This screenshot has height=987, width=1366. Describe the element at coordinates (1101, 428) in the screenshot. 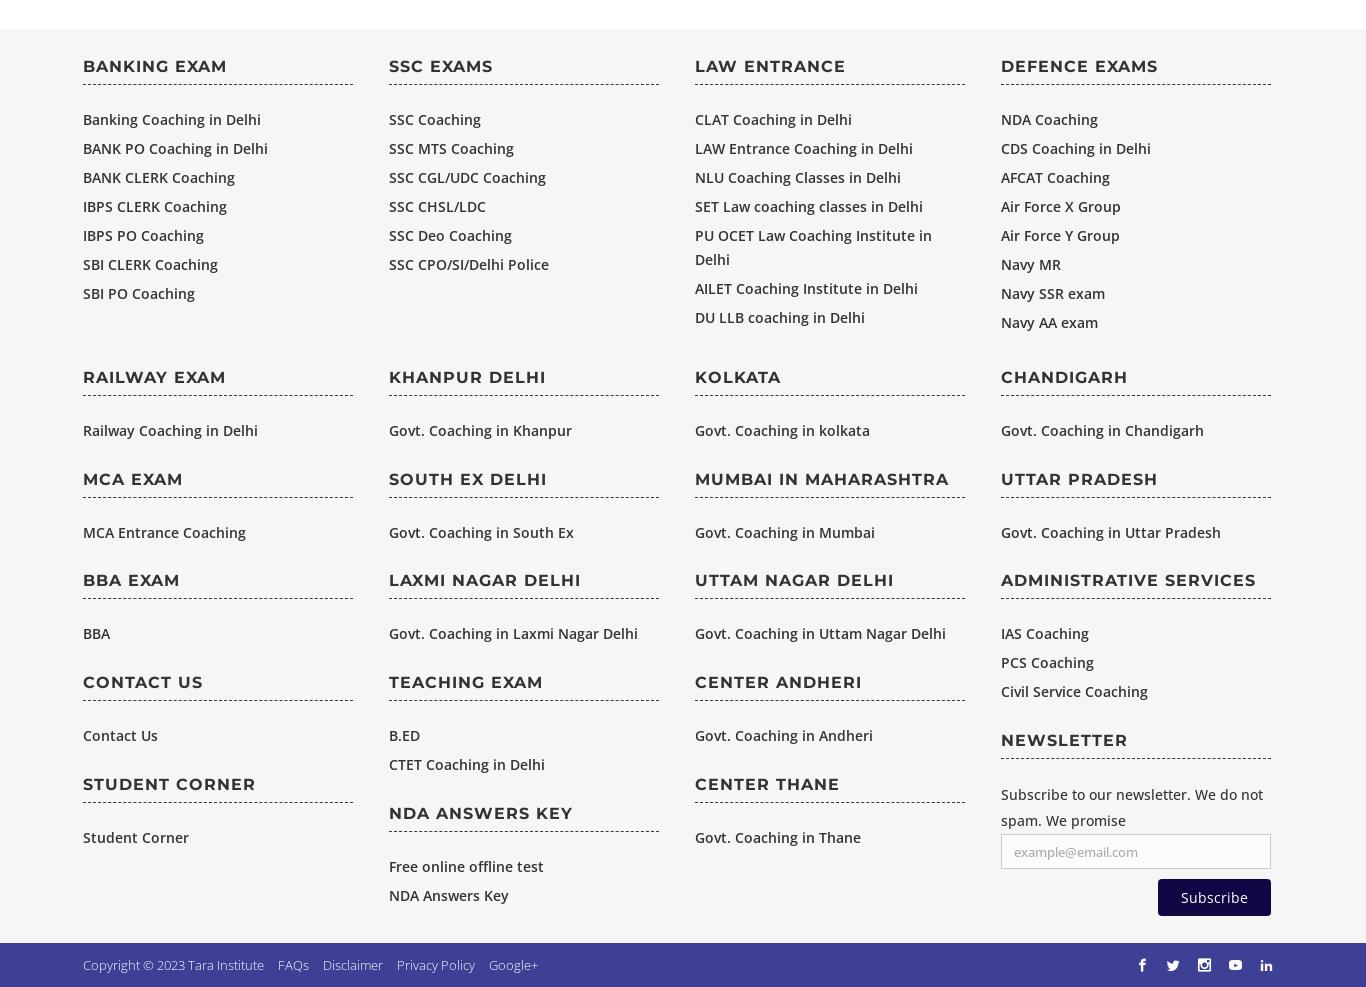

I see `'Govt. Coaching in Chandigarh'` at that location.